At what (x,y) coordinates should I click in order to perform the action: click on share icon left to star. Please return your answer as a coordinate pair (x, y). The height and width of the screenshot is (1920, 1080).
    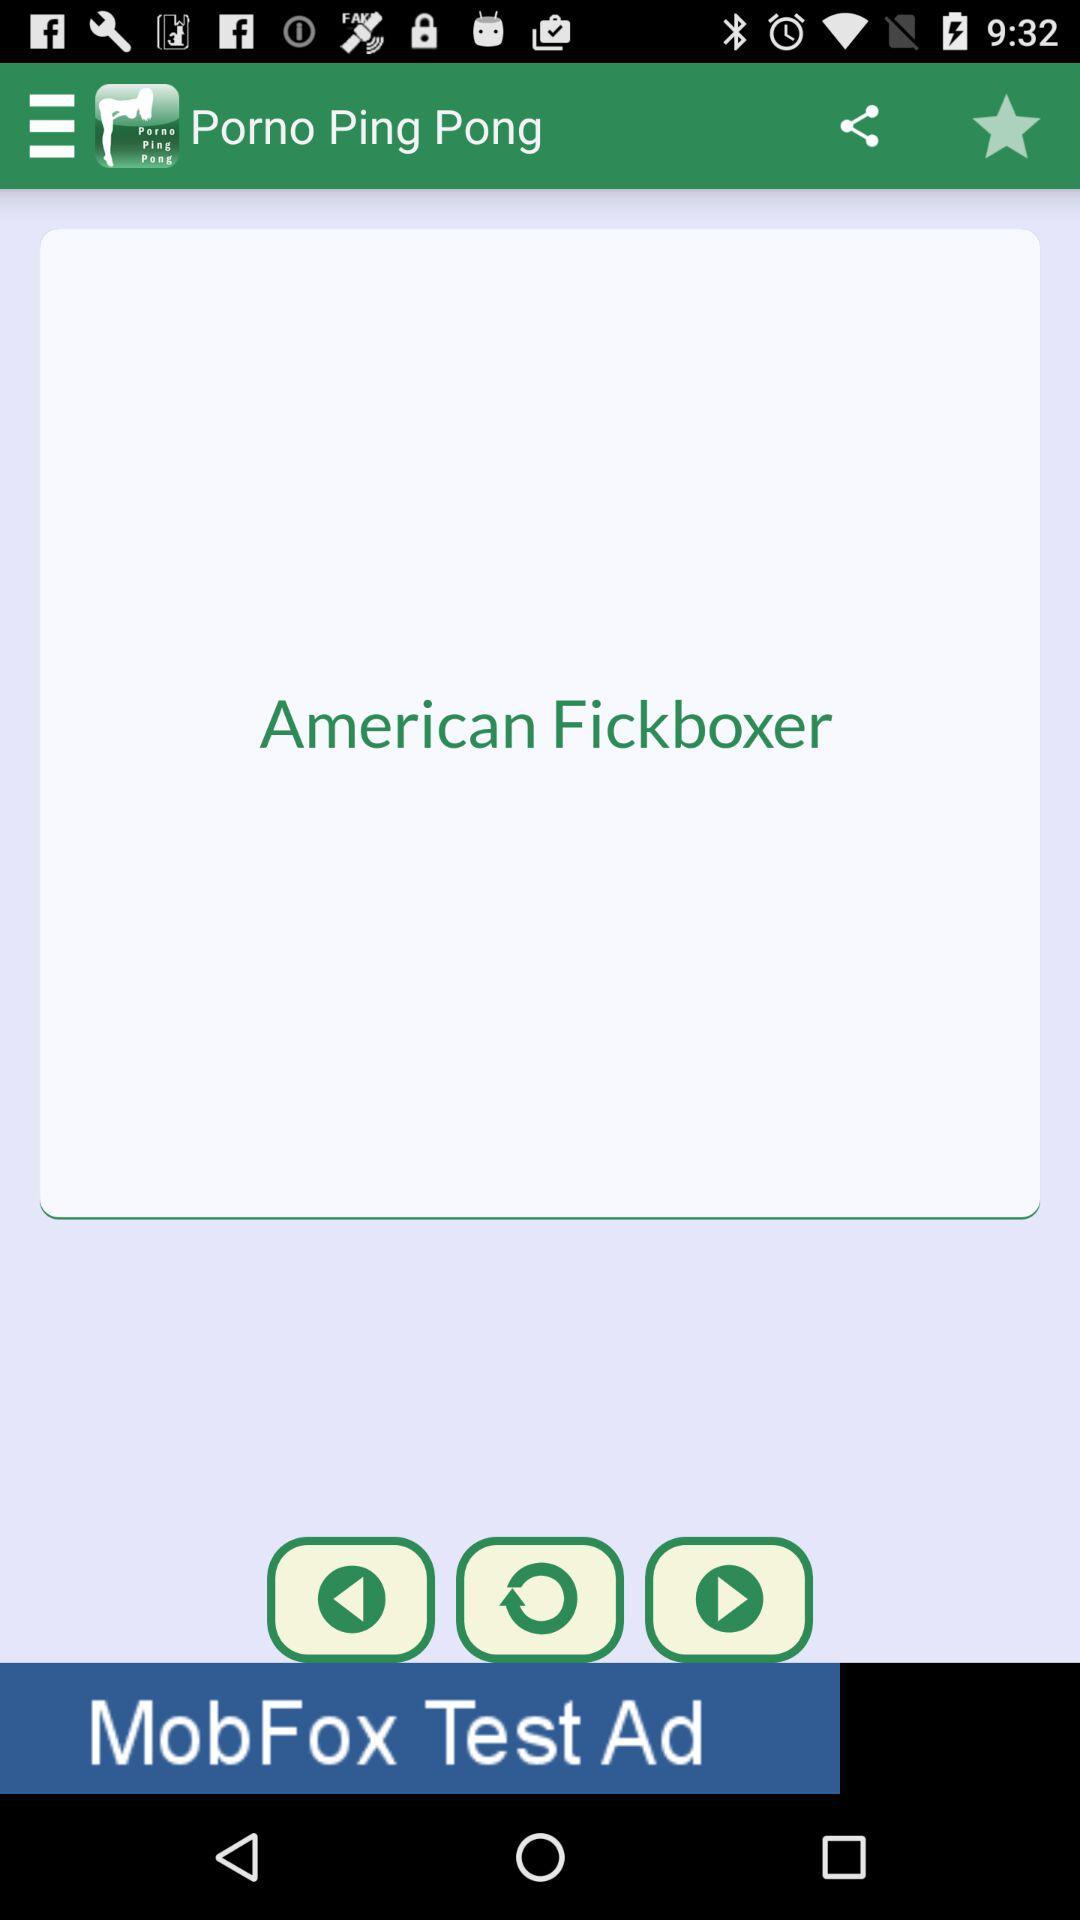
    Looking at the image, I should click on (858, 124).